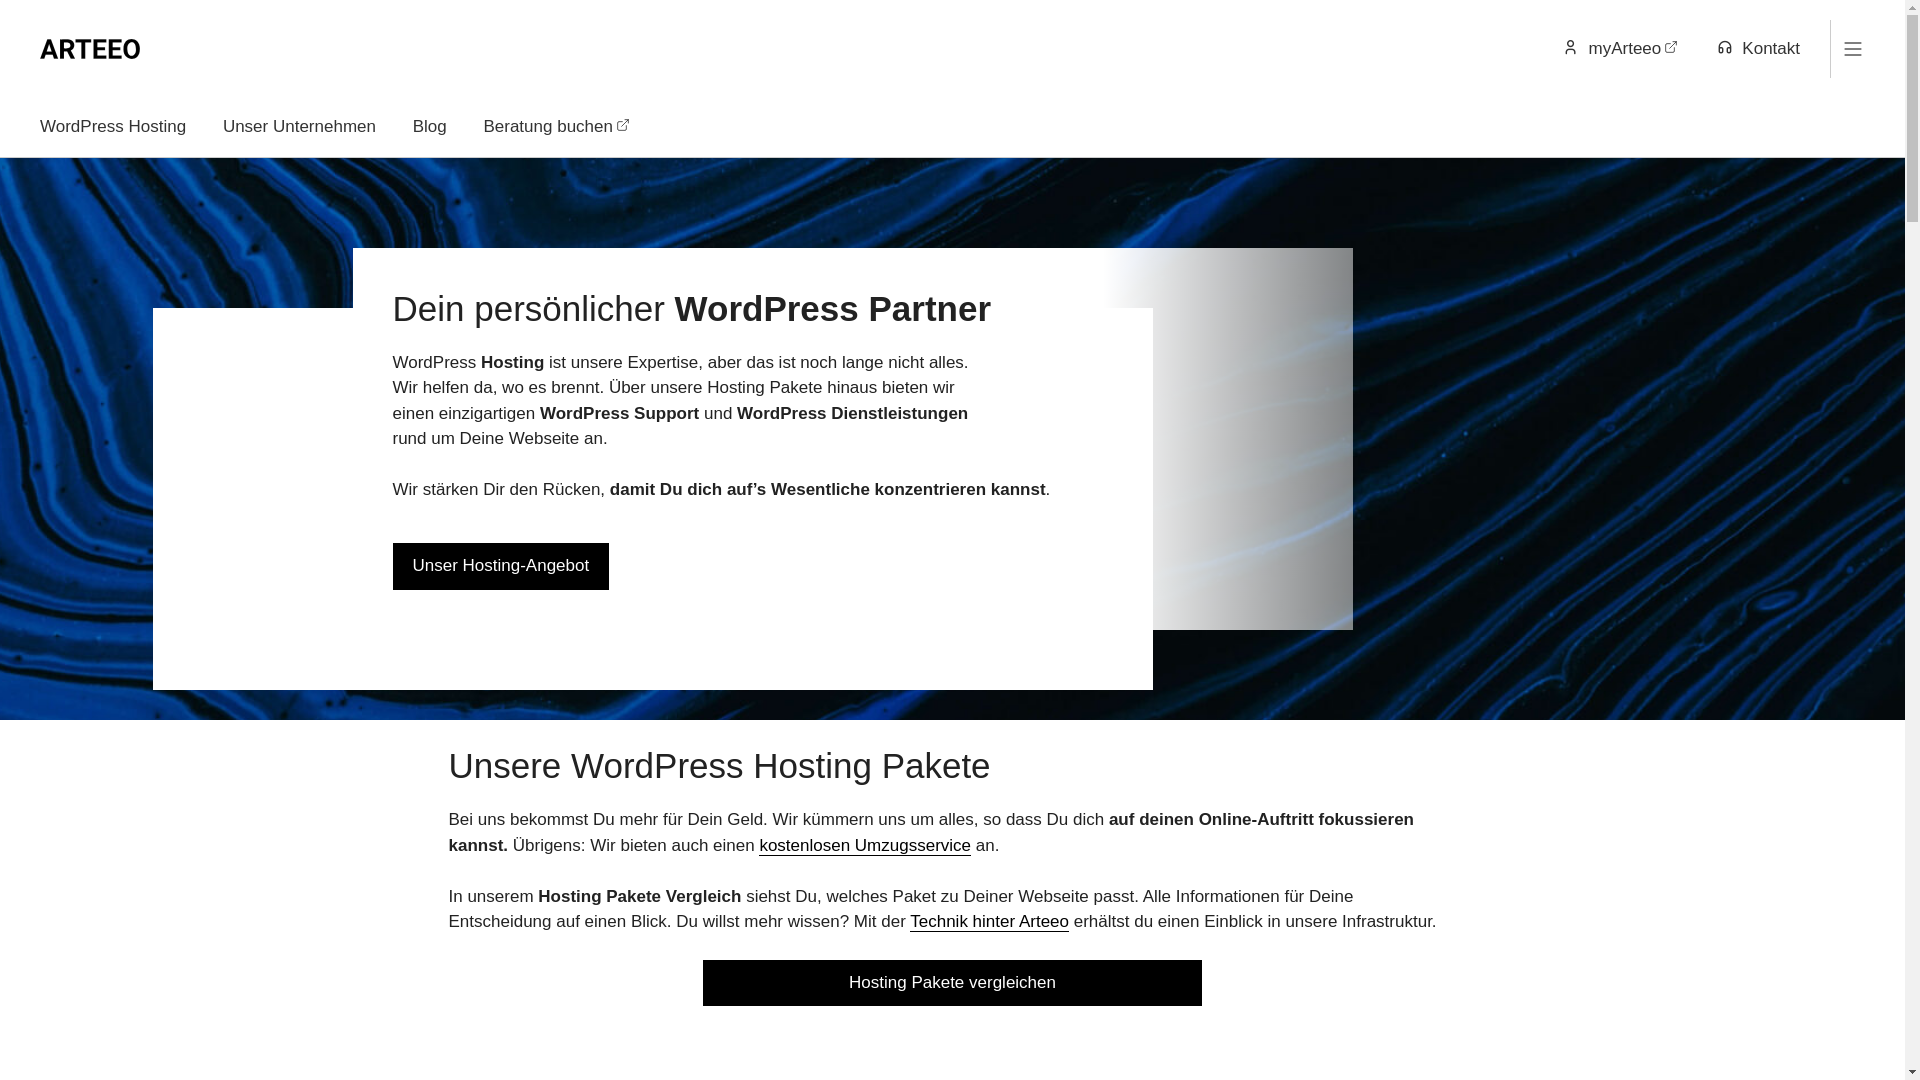  What do you see at coordinates (119, 127) in the screenshot?
I see `'WordPress Hosting'` at bounding box center [119, 127].